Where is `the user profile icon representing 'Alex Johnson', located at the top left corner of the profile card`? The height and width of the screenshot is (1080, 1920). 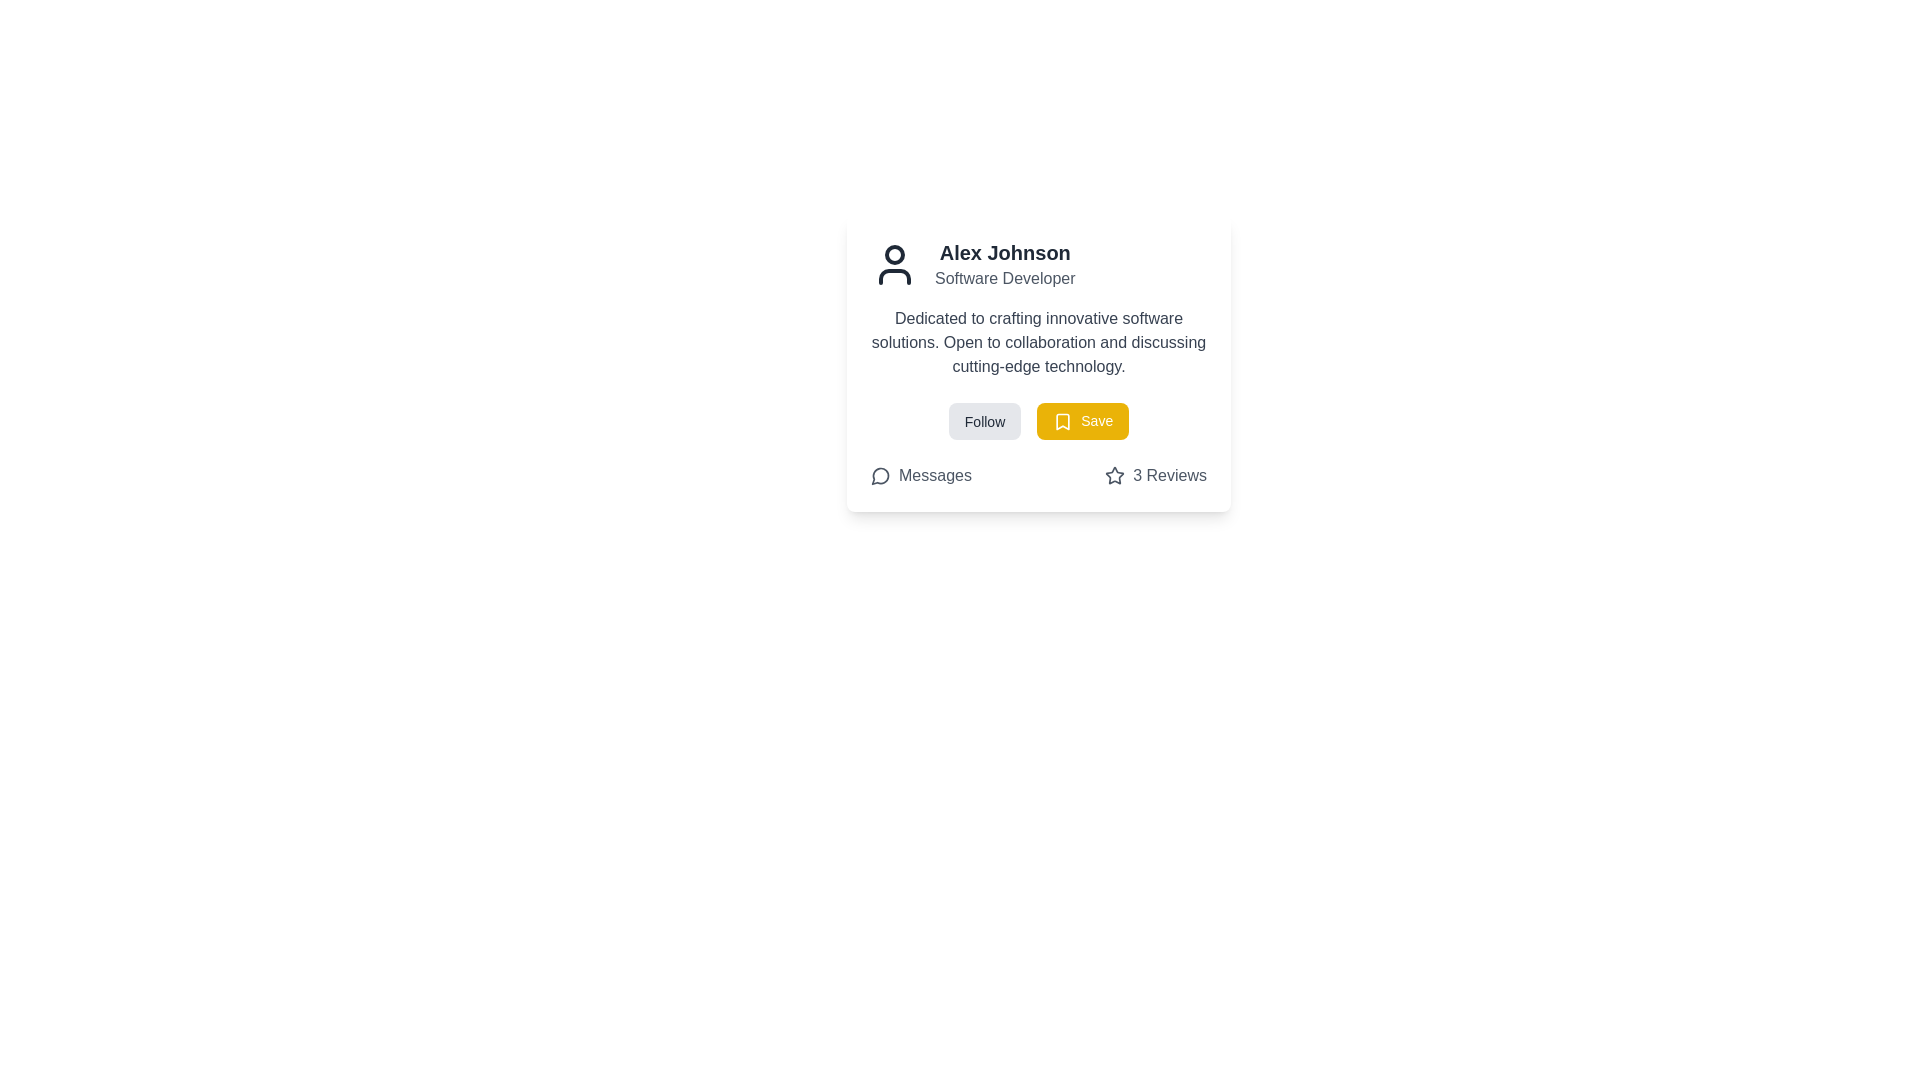 the user profile icon representing 'Alex Johnson', located at the top left corner of the profile card is located at coordinates (893, 264).